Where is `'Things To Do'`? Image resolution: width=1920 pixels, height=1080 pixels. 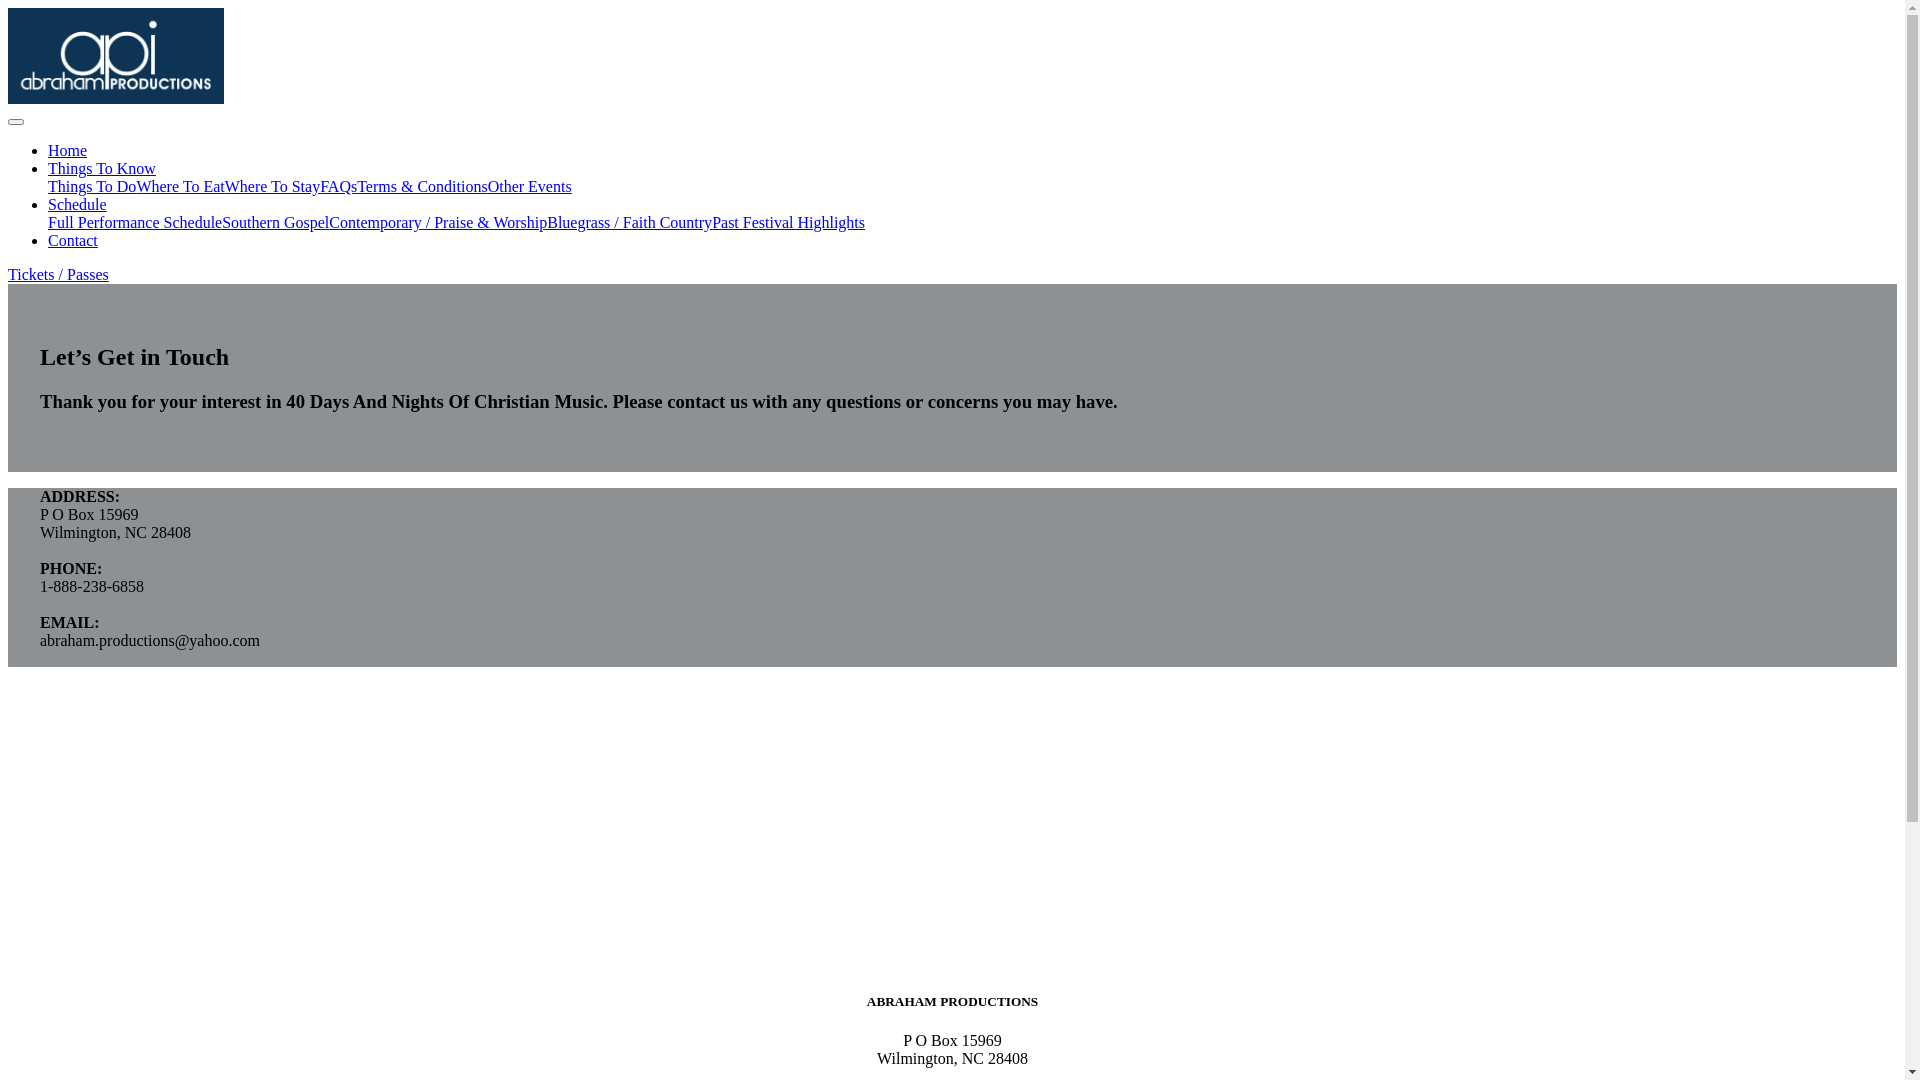
'Things To Do' is located at coordinates (48, 186).